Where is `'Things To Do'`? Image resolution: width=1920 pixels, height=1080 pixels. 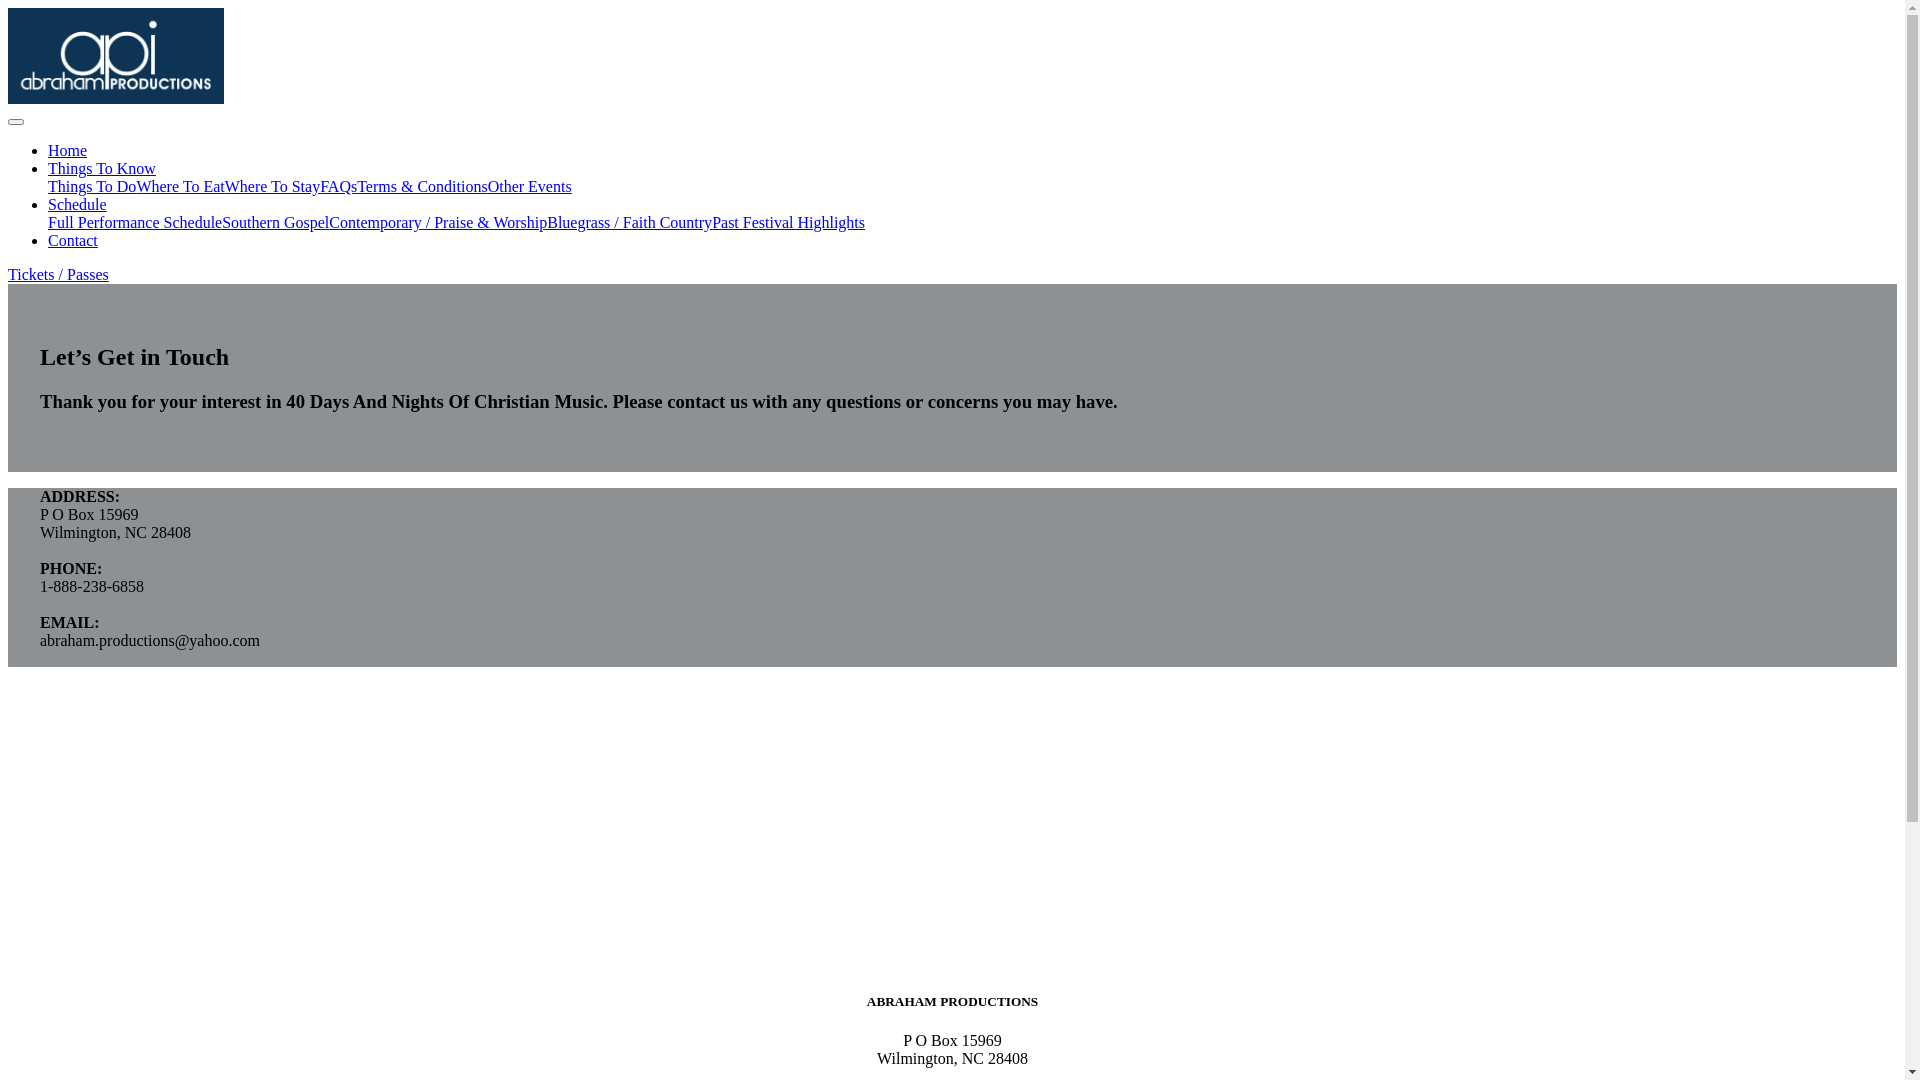
'Things To Do' is located at coordinates (48, 186).